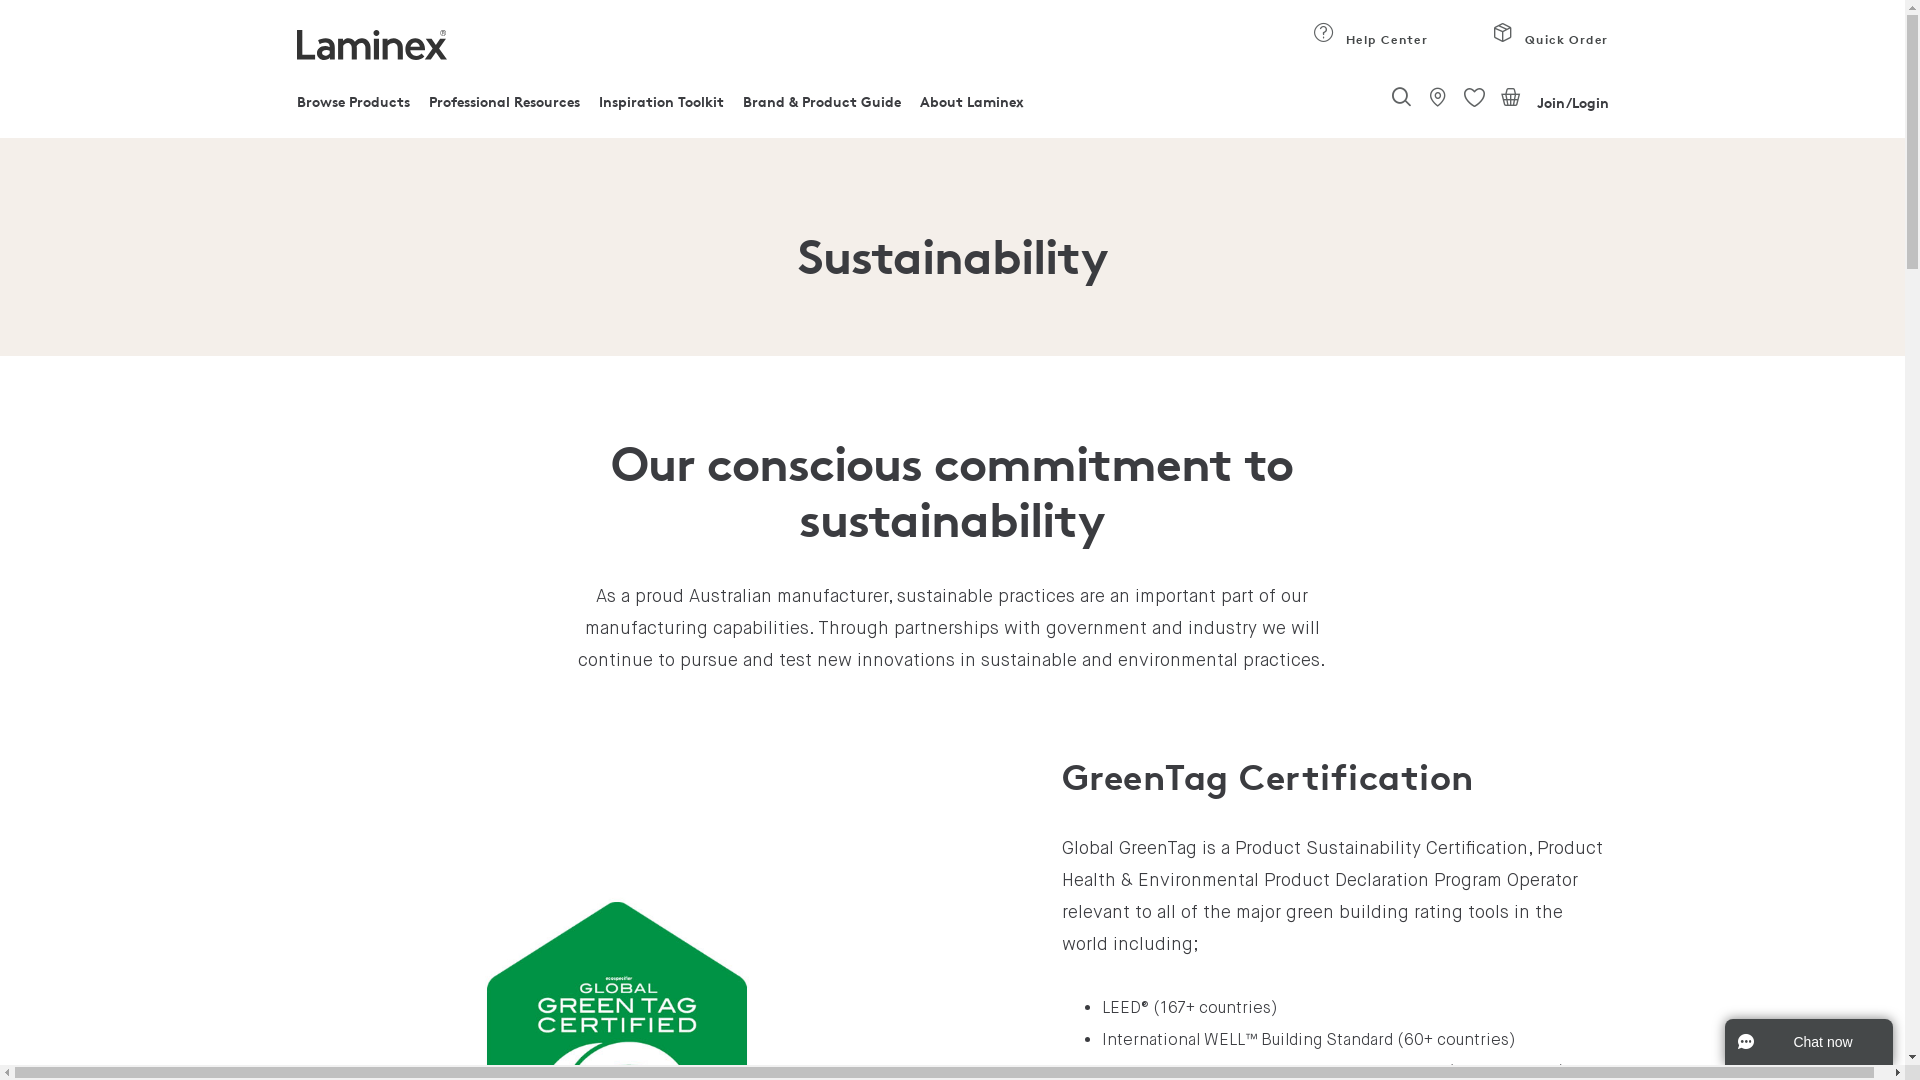  What do you see at coordinates (1424, 96) in the screenshot?
I see `'See & Buy'` at bounding box center [1424, 96].